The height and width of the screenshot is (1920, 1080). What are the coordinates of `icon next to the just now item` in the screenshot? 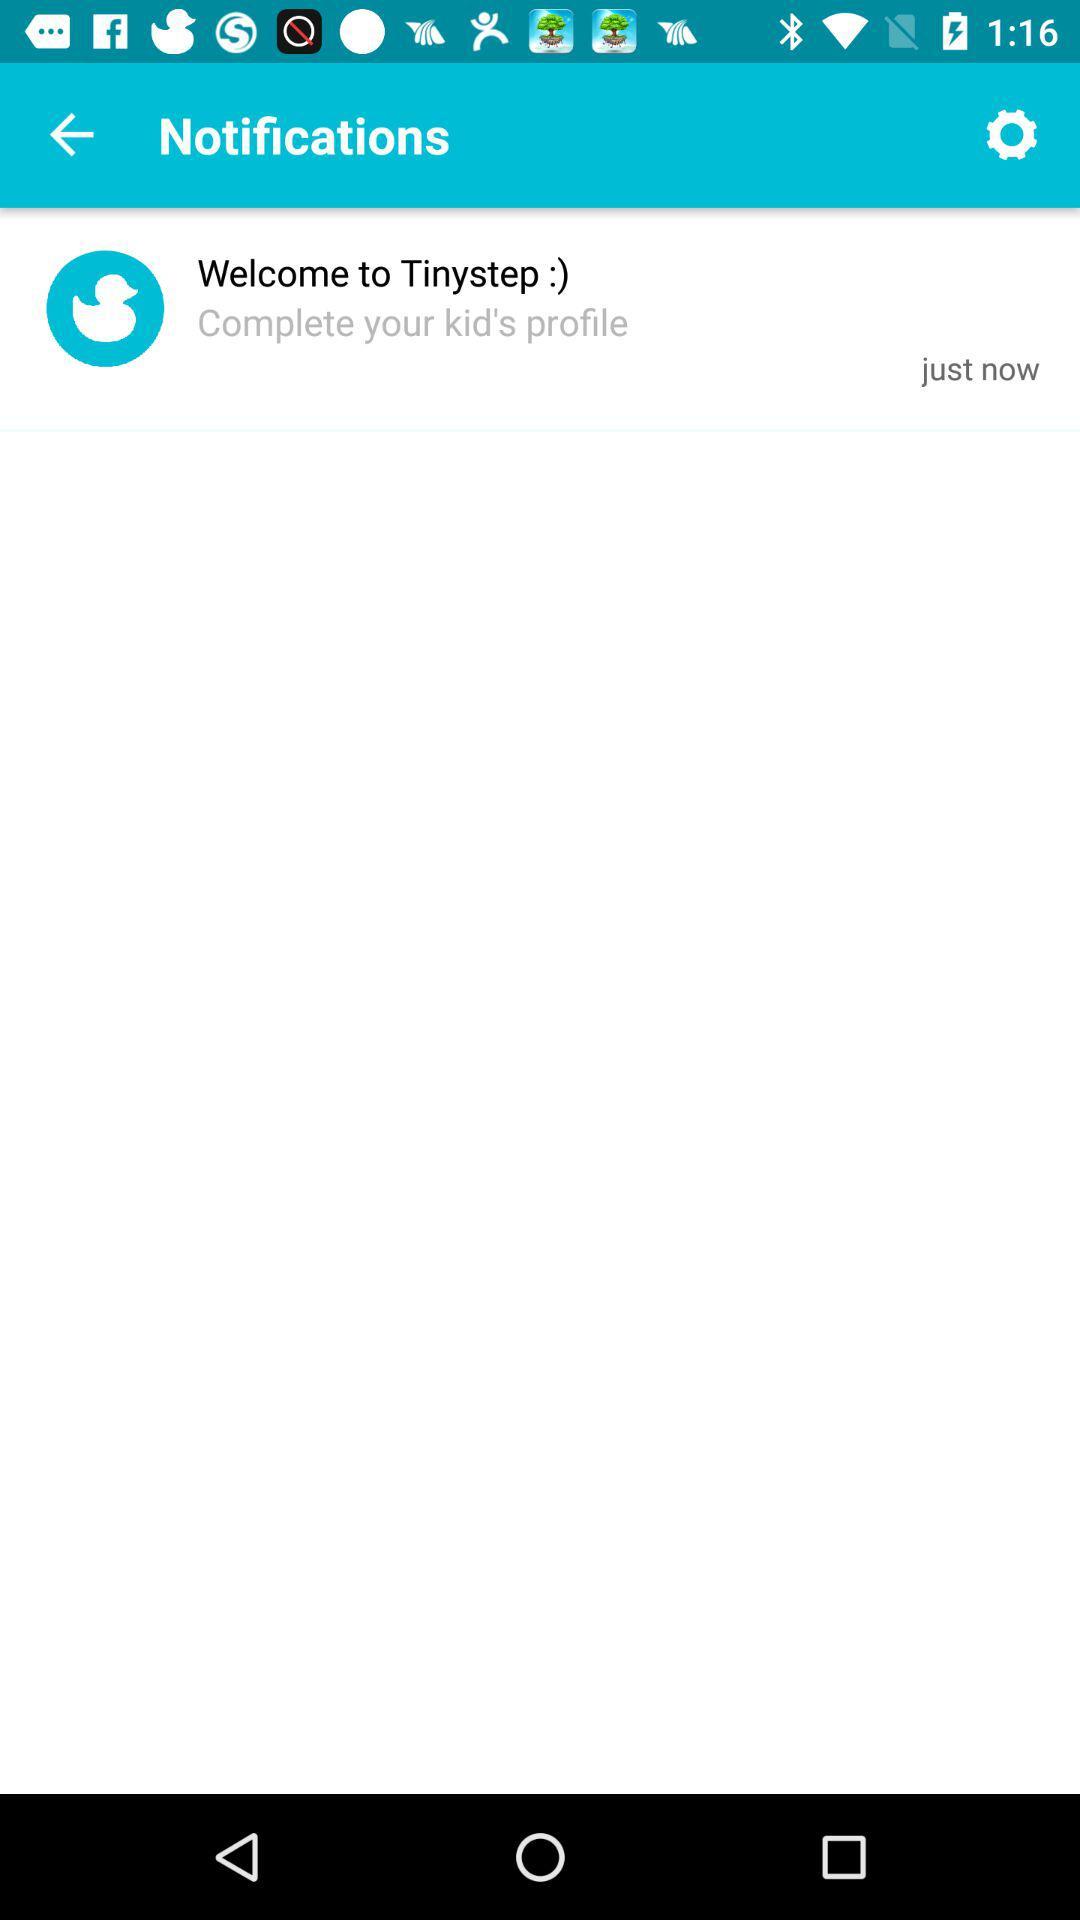 It's located at (411, 321).